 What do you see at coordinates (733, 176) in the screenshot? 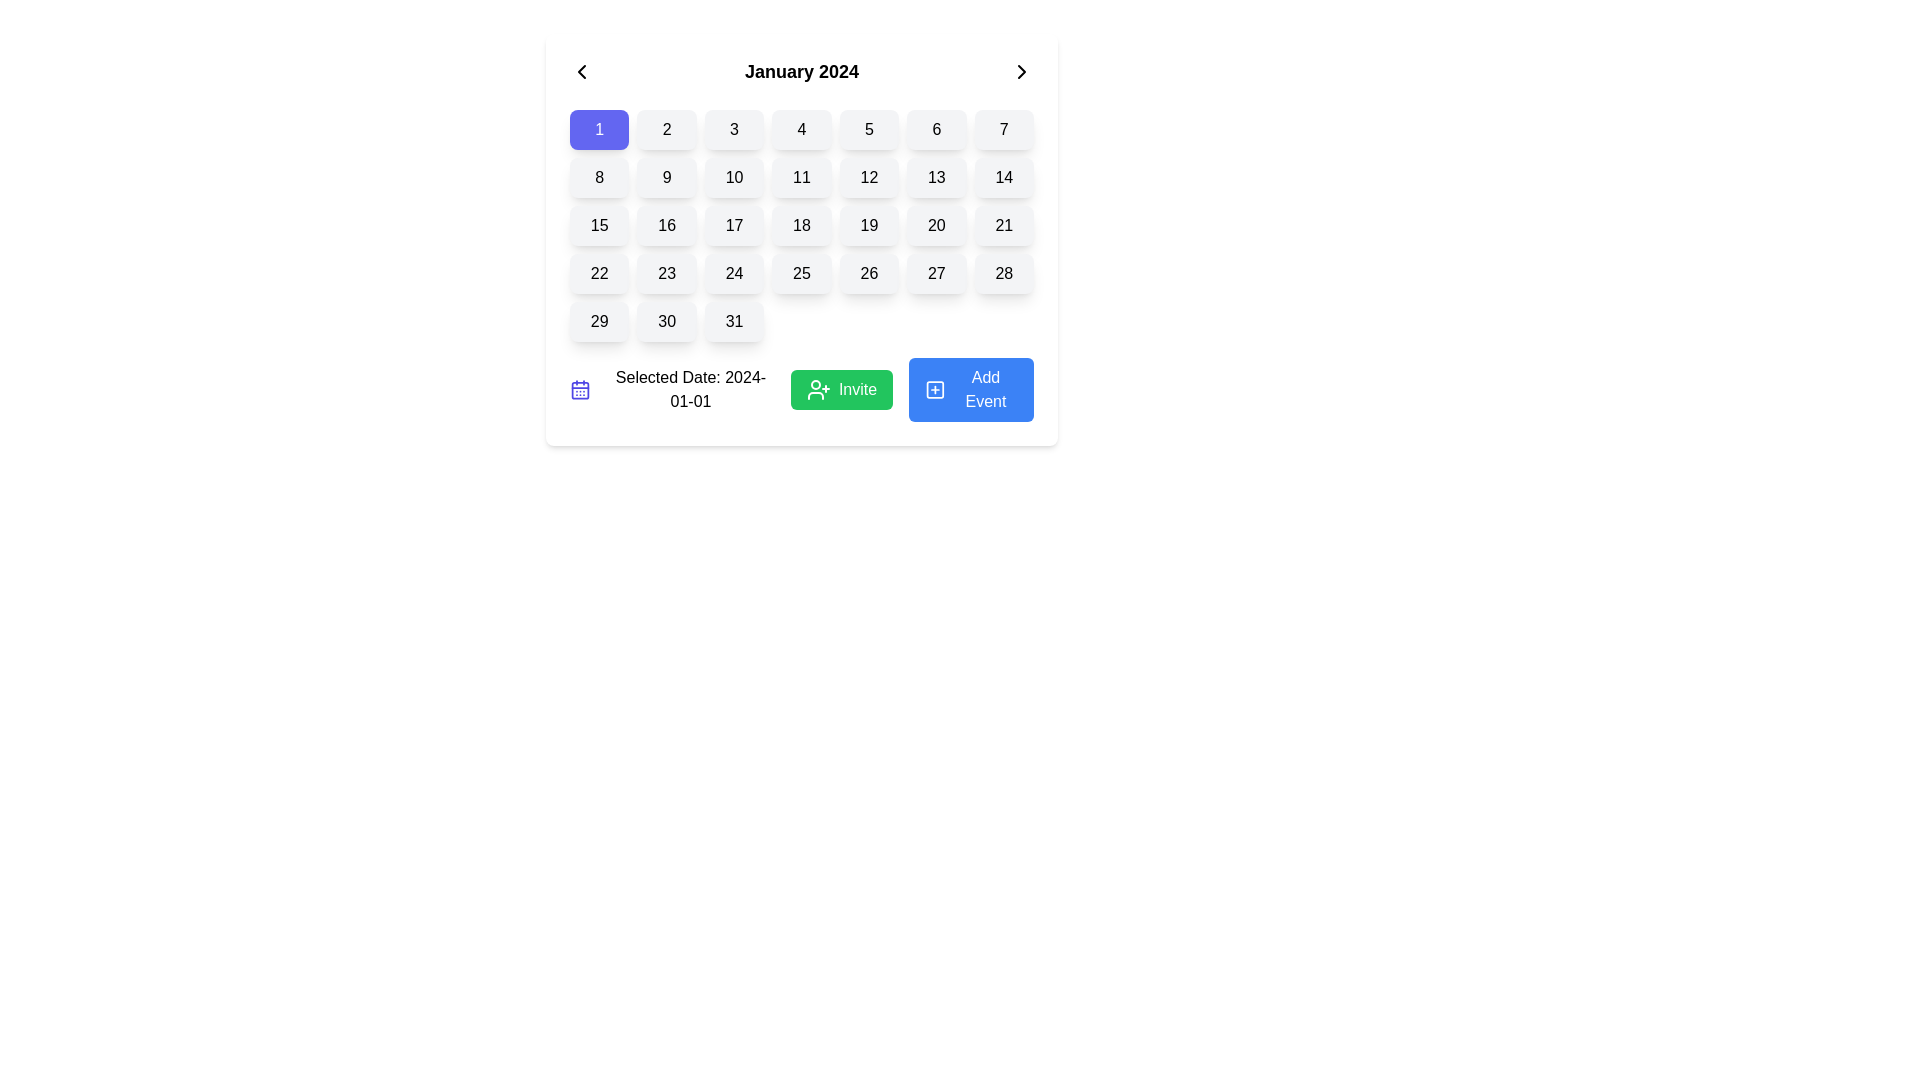
I see `the rectangular button with a white background displaying the number '10' in bold black font` at bounding box center [733, 176].